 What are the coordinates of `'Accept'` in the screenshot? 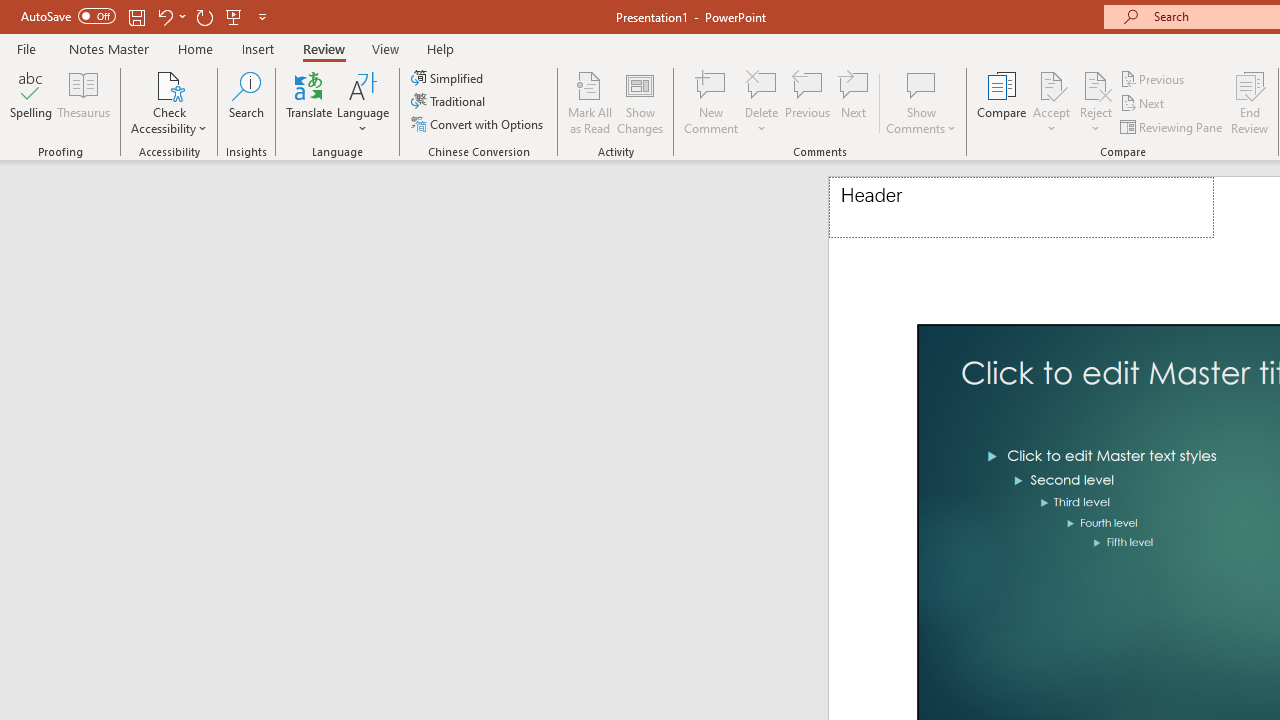 It's located at (1050, 103).